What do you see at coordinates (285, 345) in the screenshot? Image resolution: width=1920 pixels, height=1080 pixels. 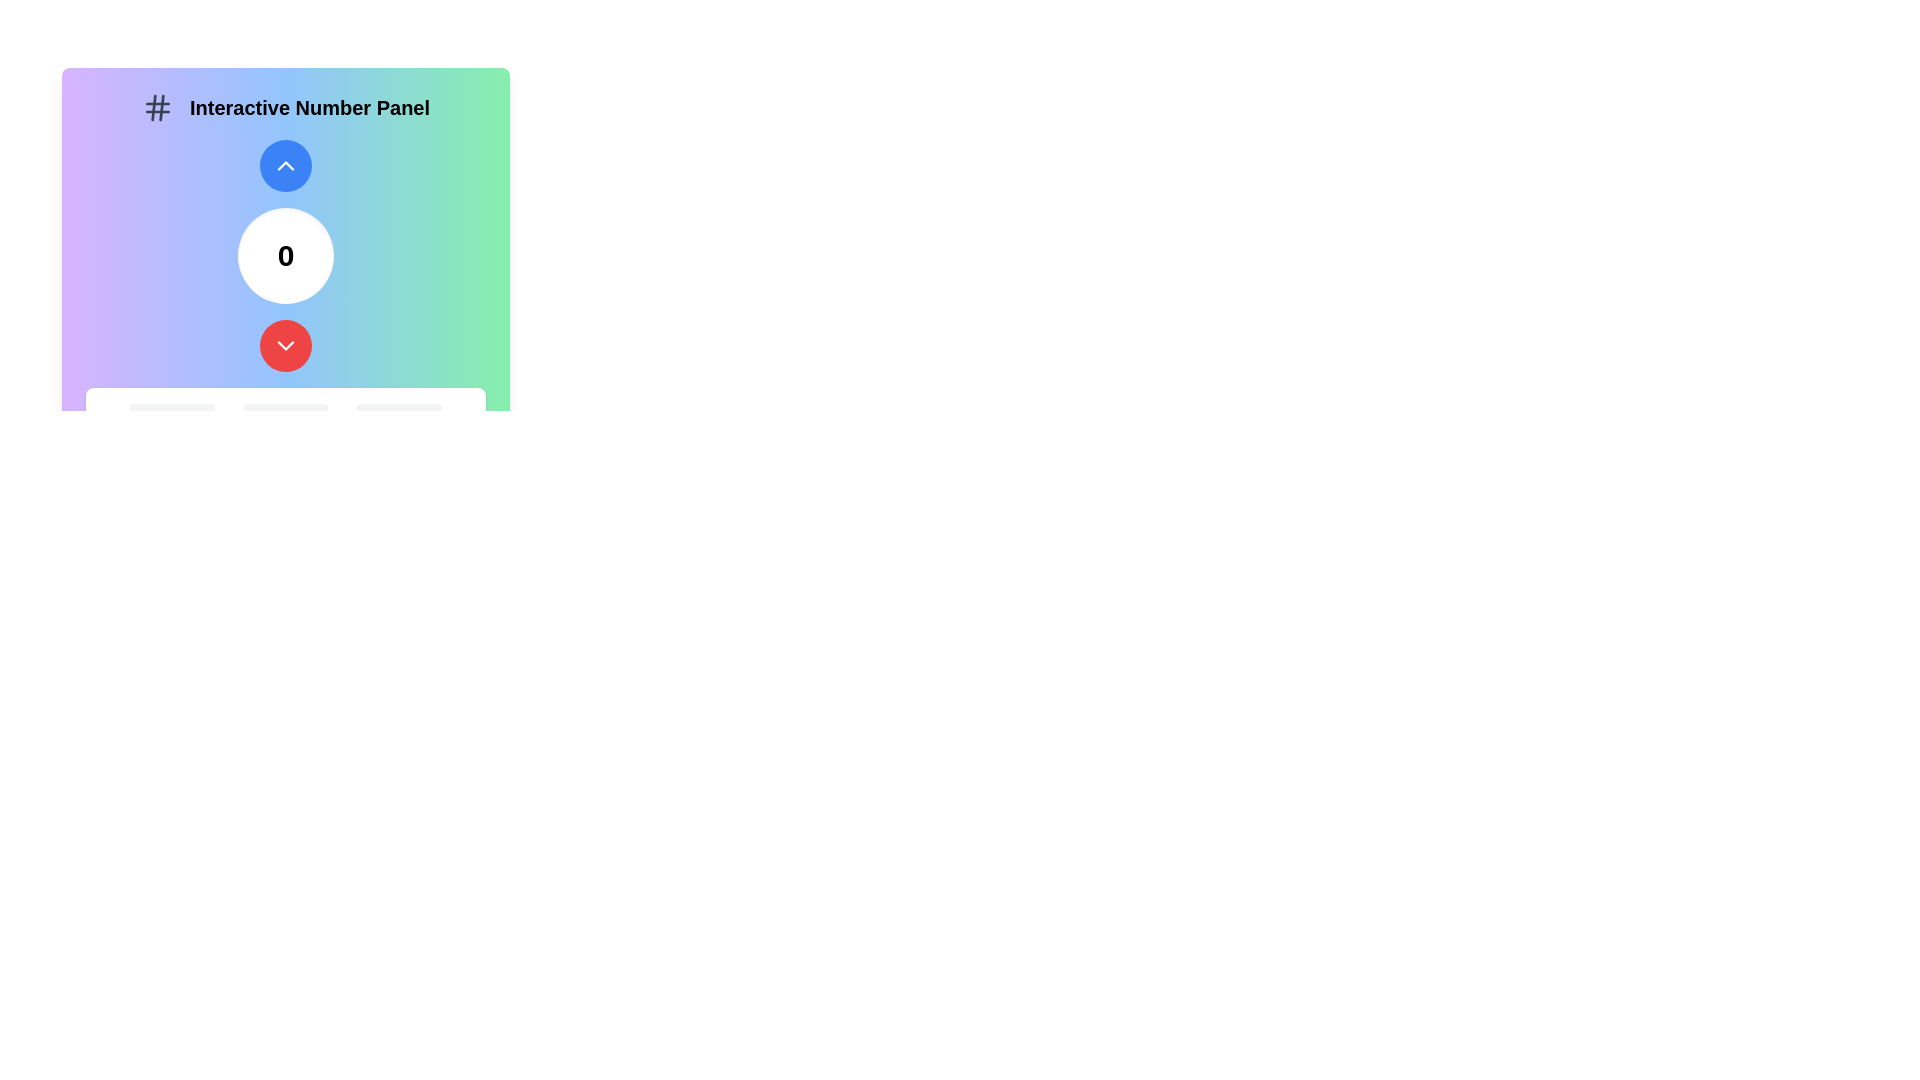 I see `the decrement button located below the large white circle displaying the number '0' to decrease the numeric value` at bounding box center [285, 345].